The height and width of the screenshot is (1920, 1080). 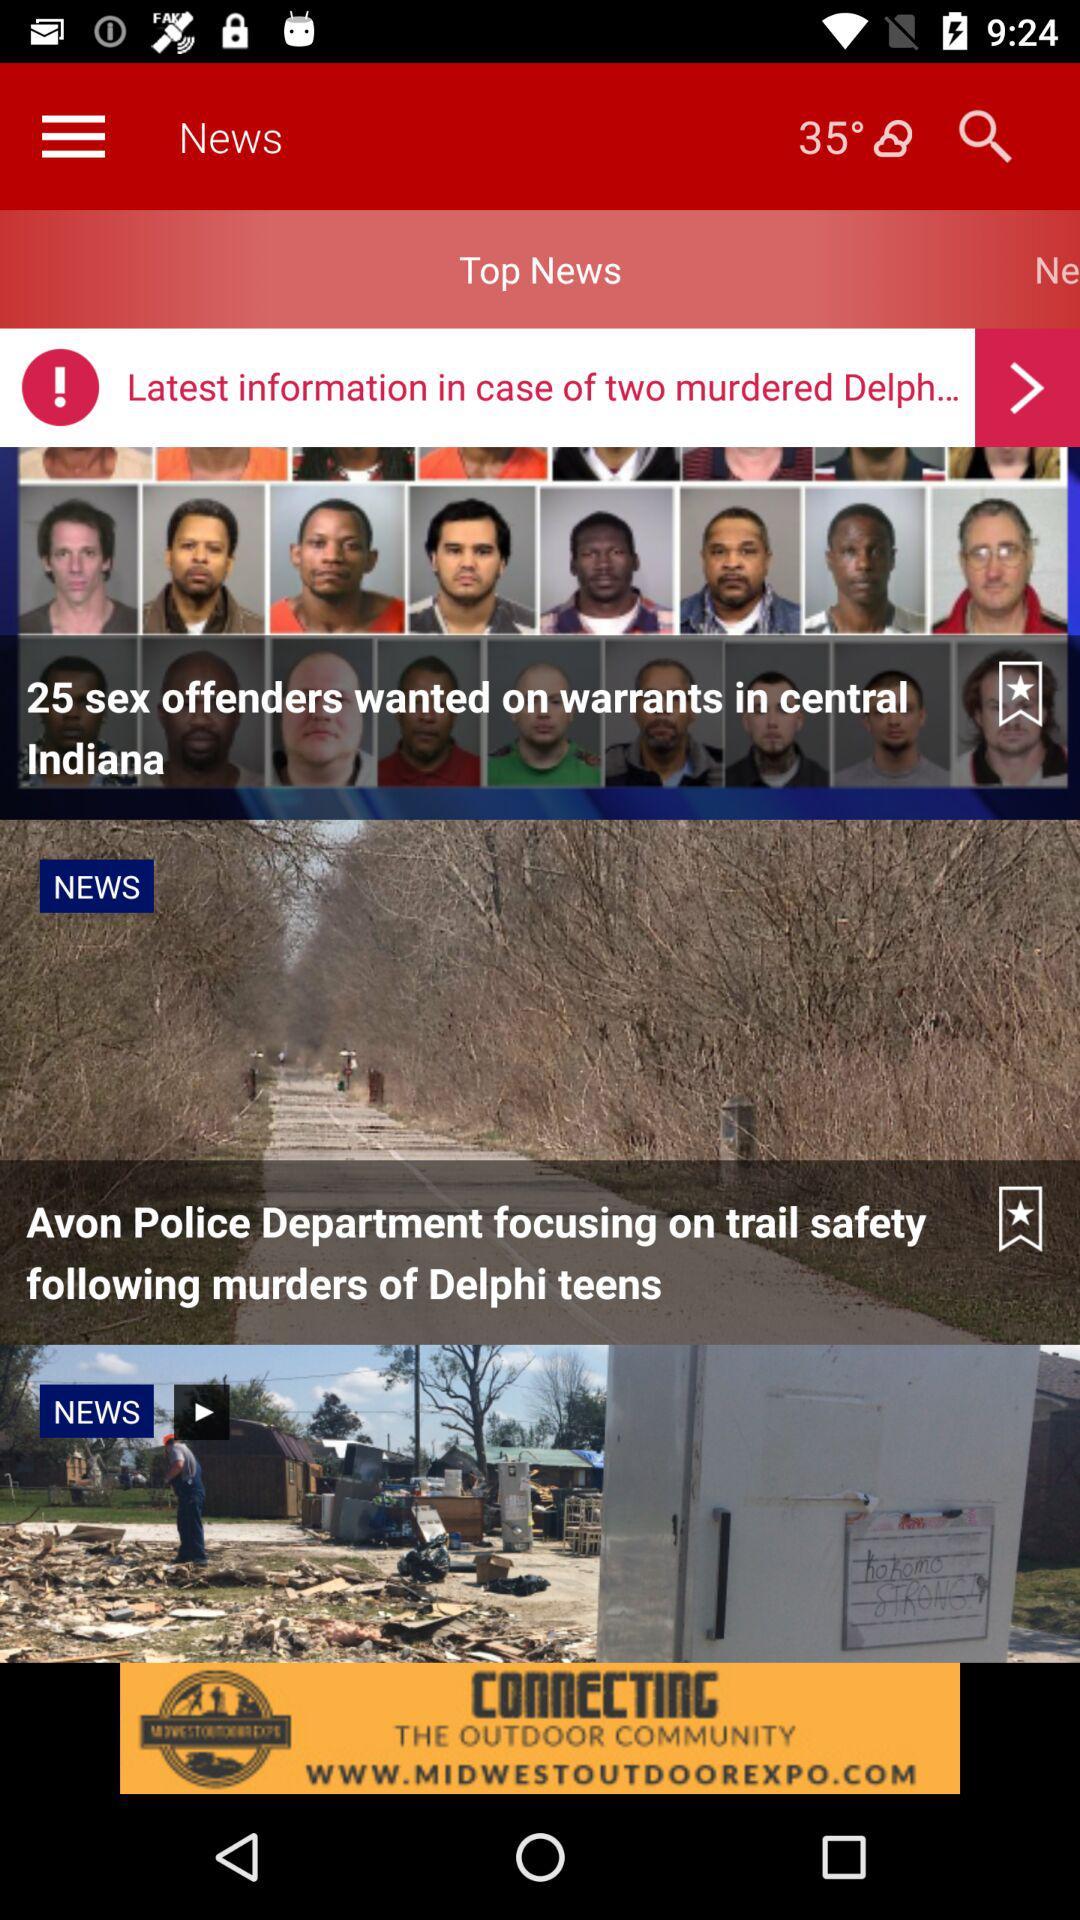 I want to click on the search icon, so click(x=984, y=135).